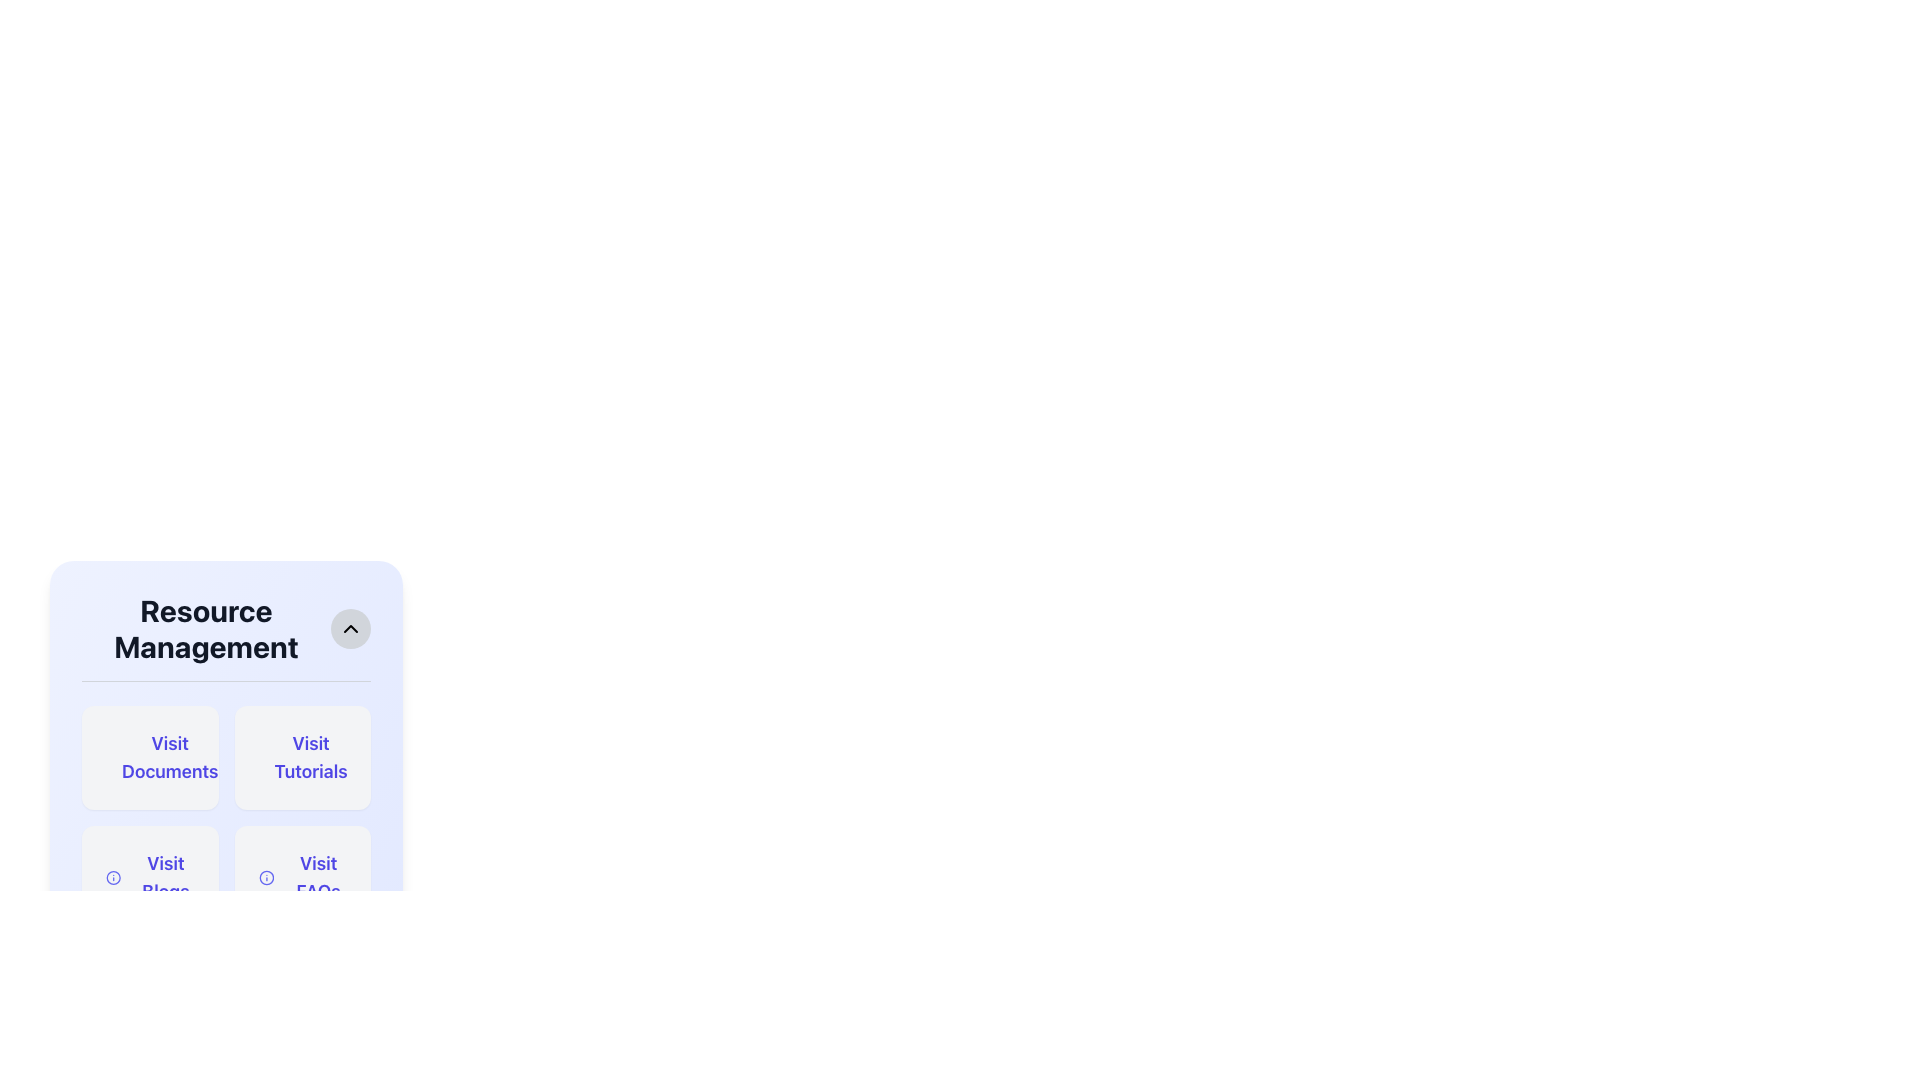 The height and width of the screenshot is (1080, 1920). What do you see at coordinates (301, 758) in the screenshot?
I see `the 'Visit Tutorials' button, which is a rectangular button with a light gray background and bold indigo text` at bounding box center [301, 758].